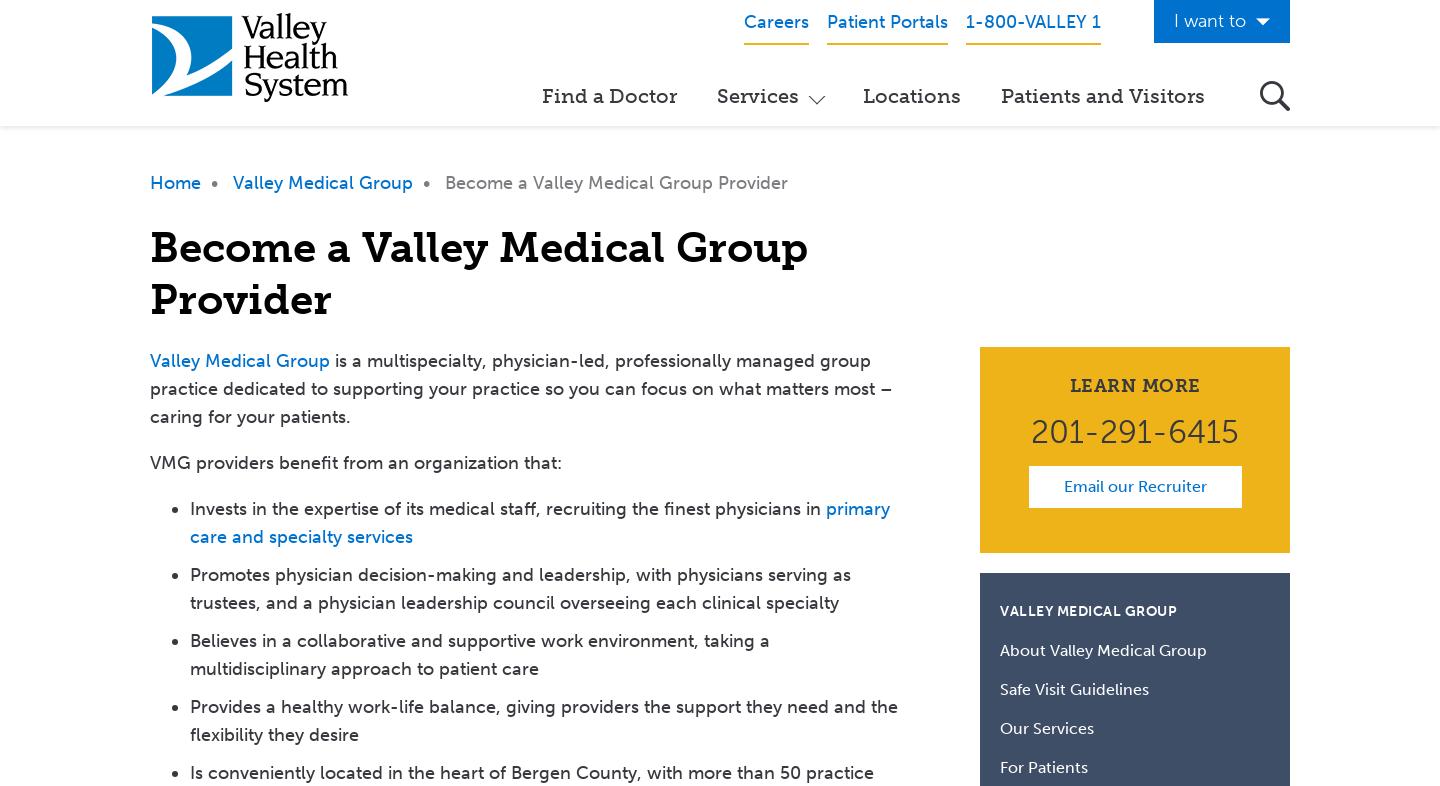  I want to click on 'is a multispecialty, physician-led, professionally managed group practice dedicated to supporting your practice so you can focus on what matters most – caring for your patients.', so click(520, 387).